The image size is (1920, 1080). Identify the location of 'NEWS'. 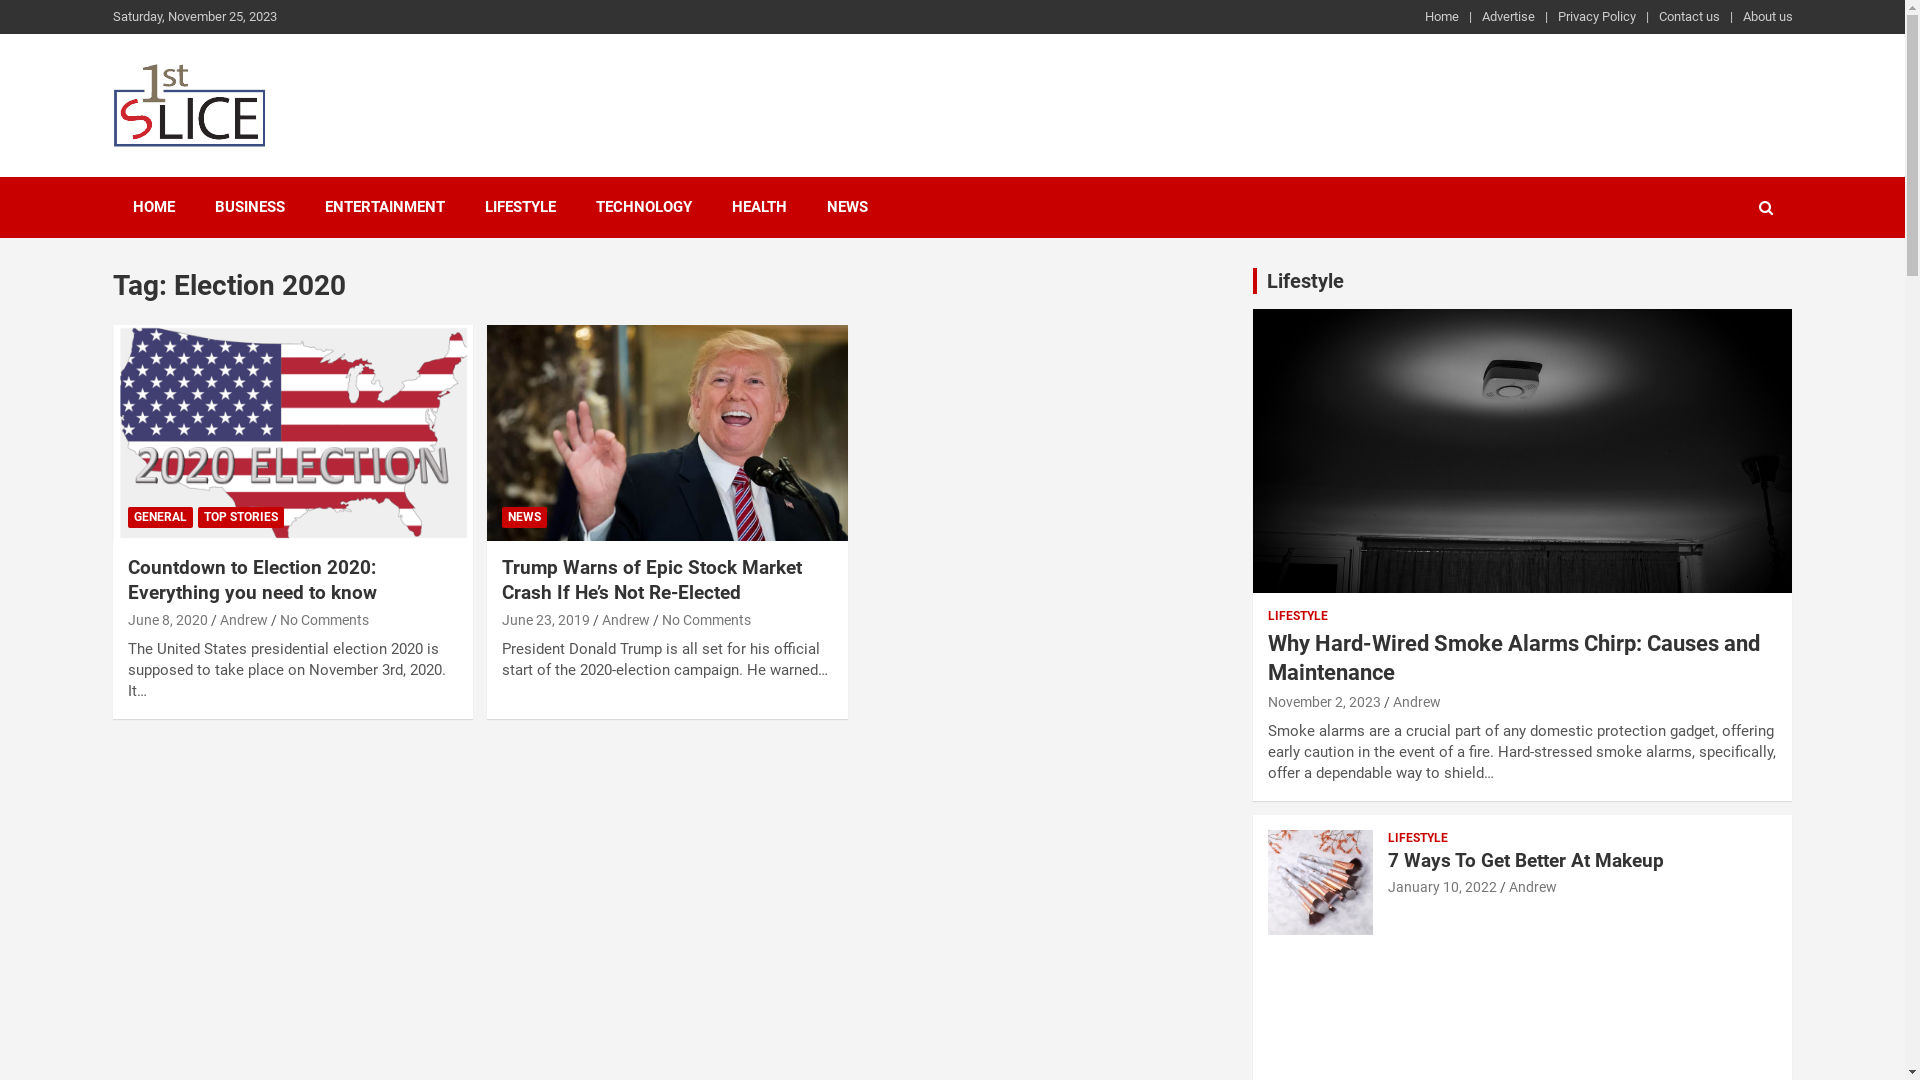
(524, 516).